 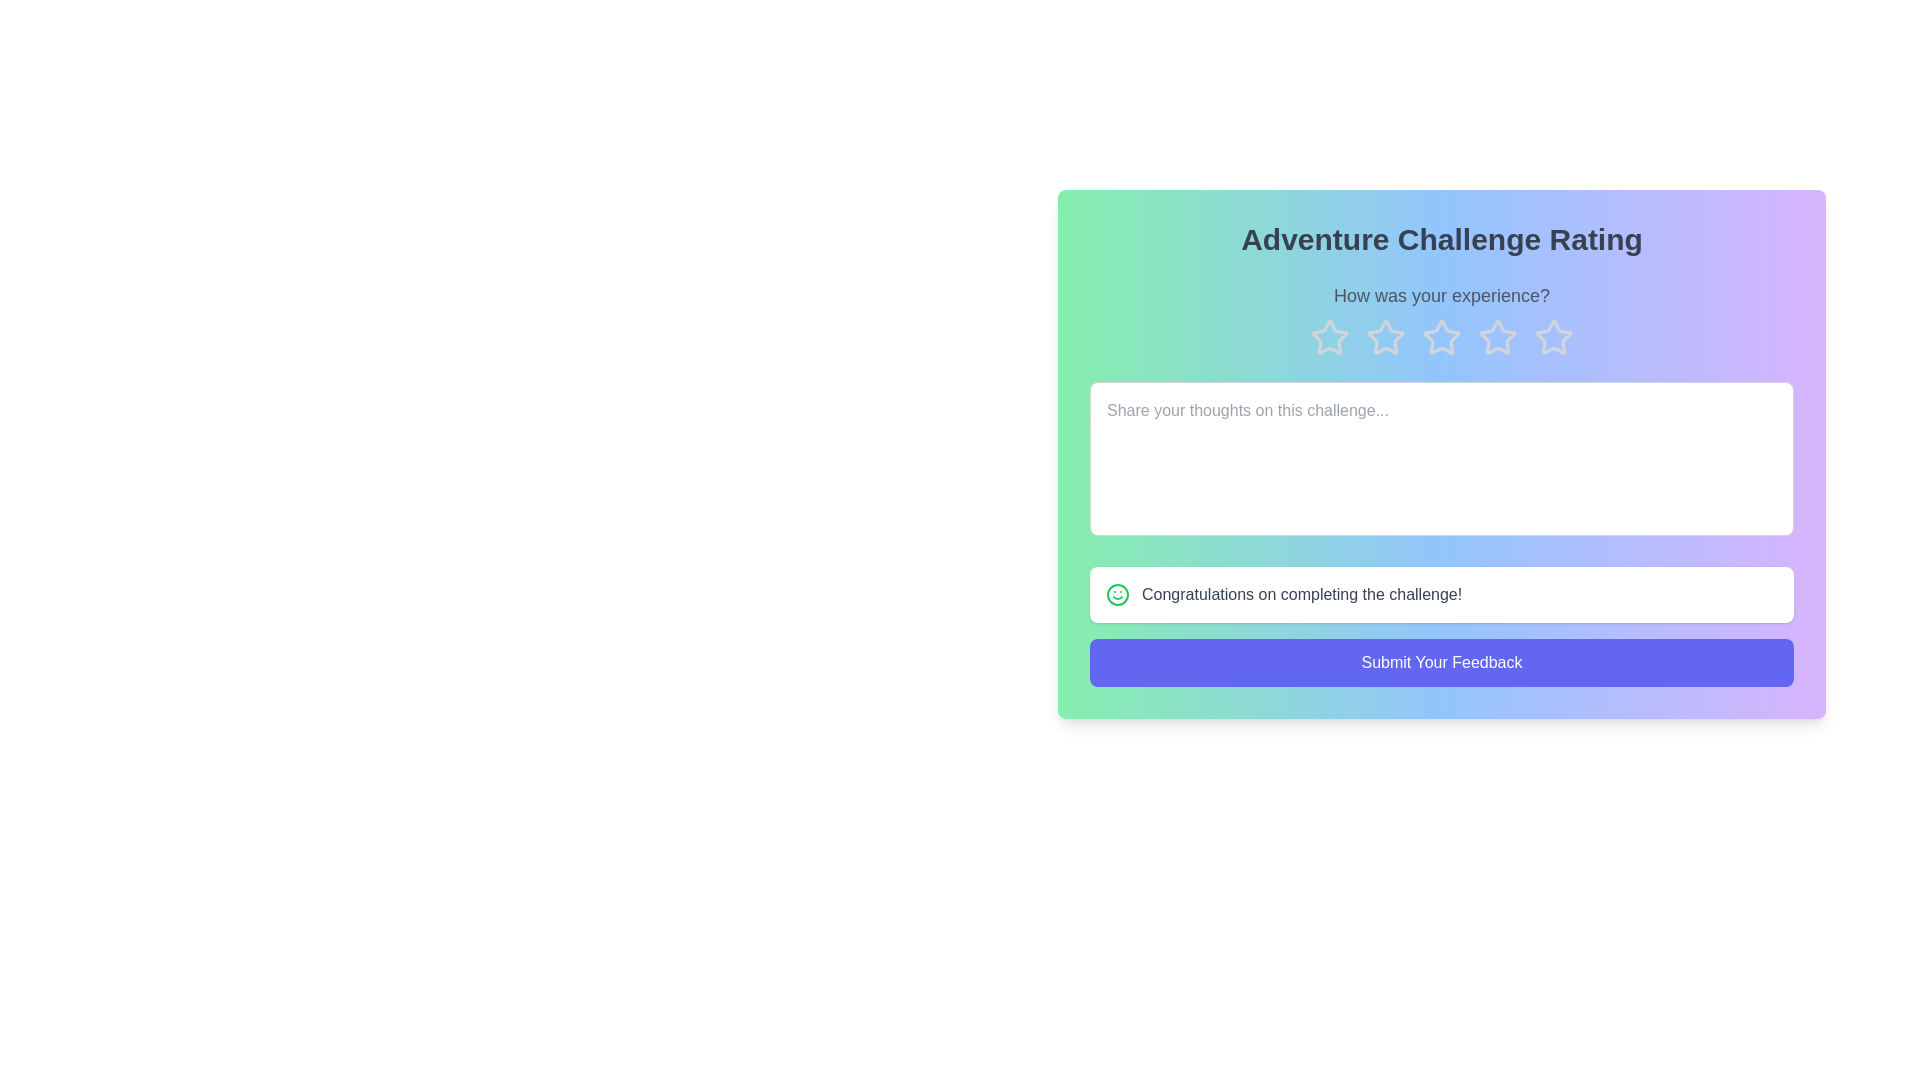 What do you see at coordinates (1117, 593) in the screenshot?
I see `the circular smiling face icon within the green-colored SVG graphic located to the left of the text 'Congratulations on completing the challenge!'` at bounding box center [1117, 593].